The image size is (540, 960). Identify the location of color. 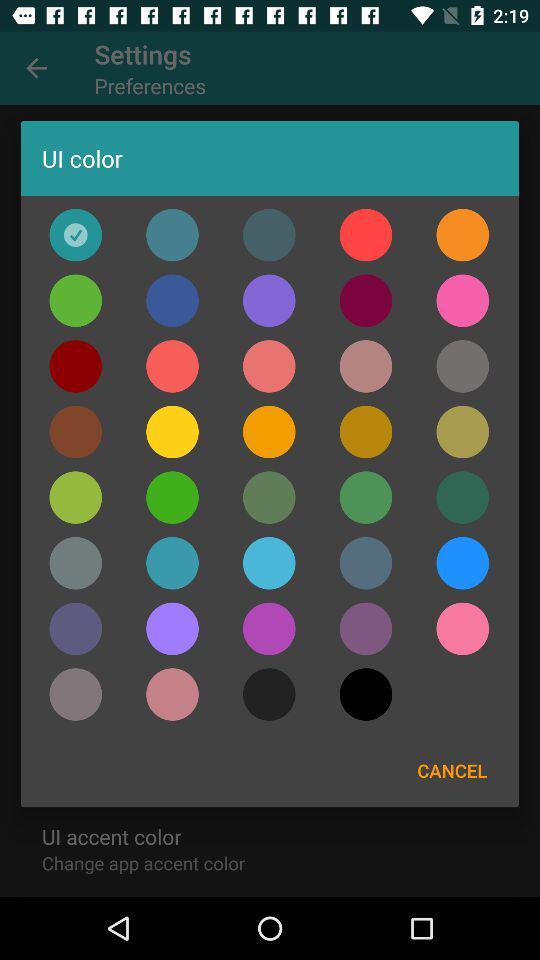
(74, 627).